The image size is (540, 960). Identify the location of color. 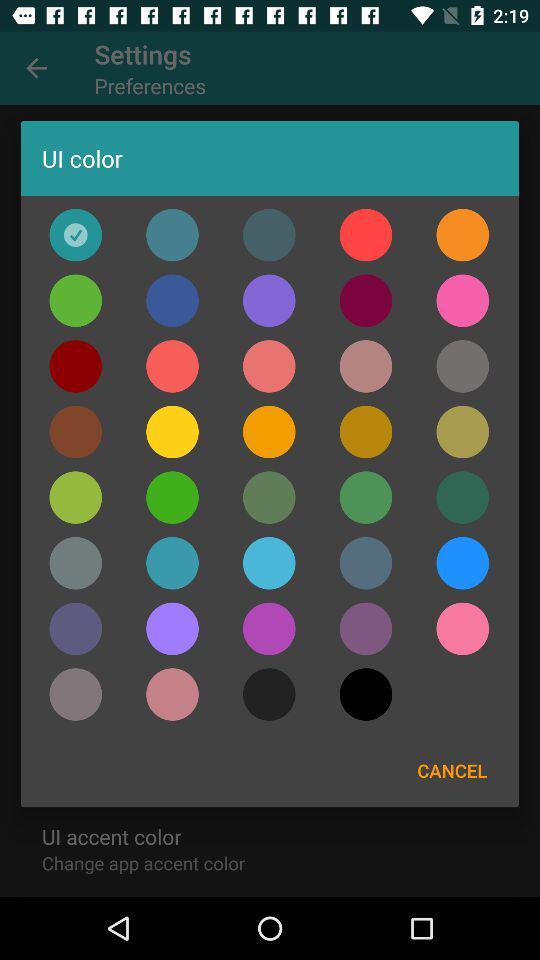
(74, 627).